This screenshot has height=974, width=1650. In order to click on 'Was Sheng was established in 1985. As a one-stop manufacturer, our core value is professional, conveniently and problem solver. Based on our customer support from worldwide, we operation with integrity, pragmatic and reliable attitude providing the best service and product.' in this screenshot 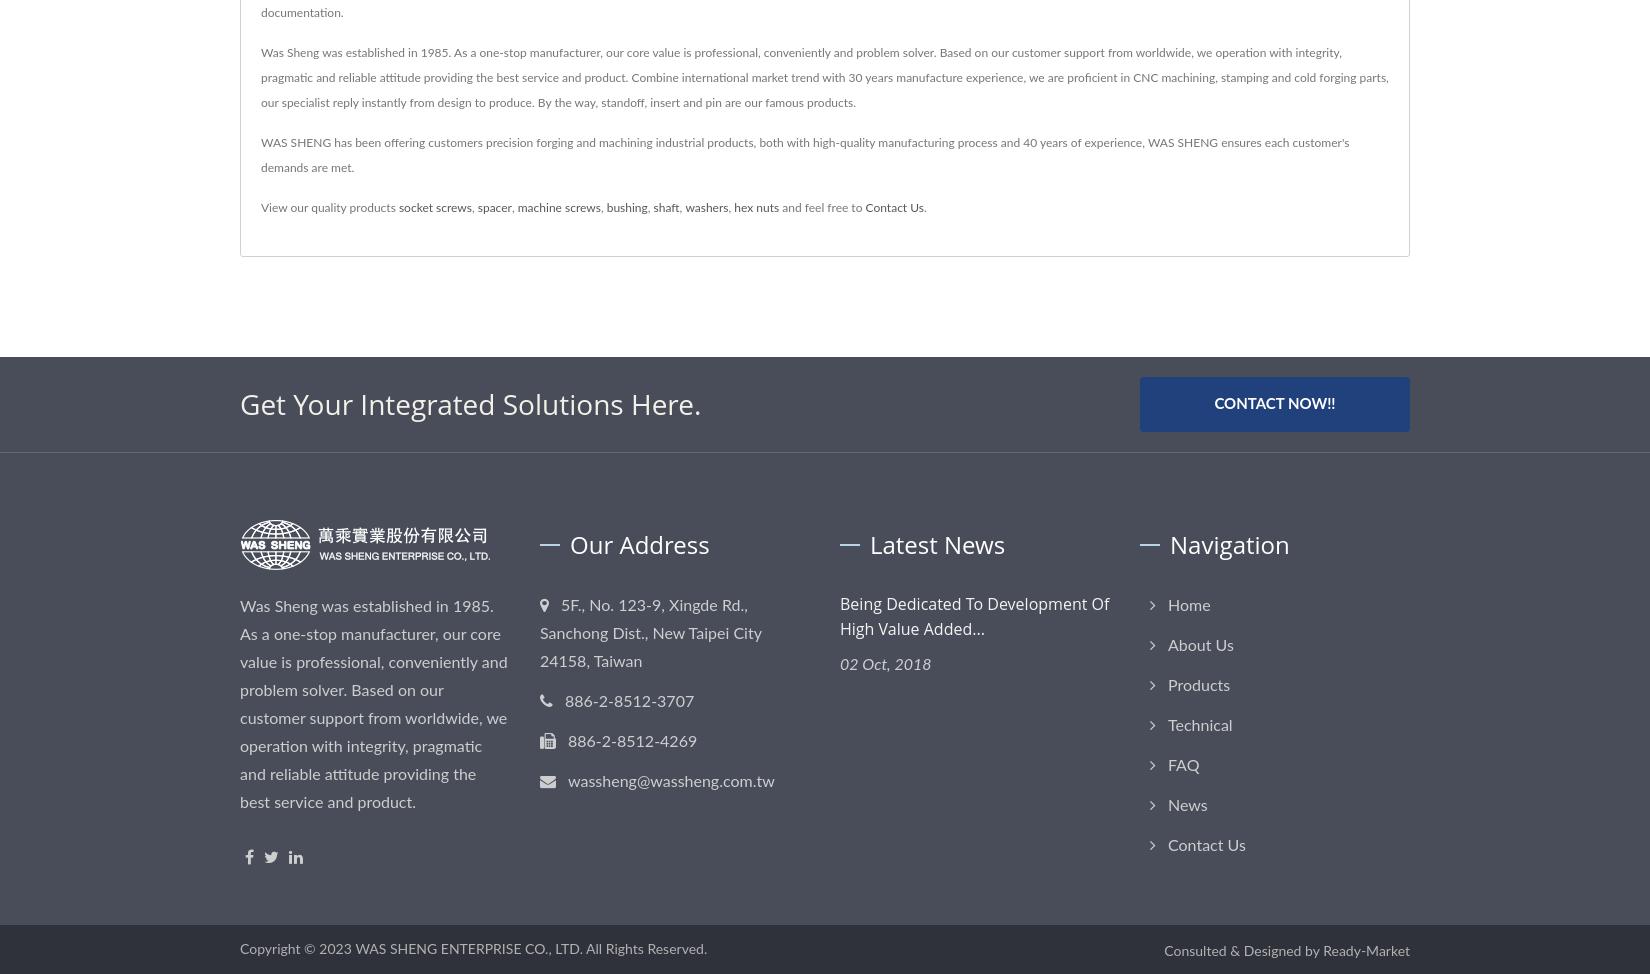, I will do `click(240, 704)`.